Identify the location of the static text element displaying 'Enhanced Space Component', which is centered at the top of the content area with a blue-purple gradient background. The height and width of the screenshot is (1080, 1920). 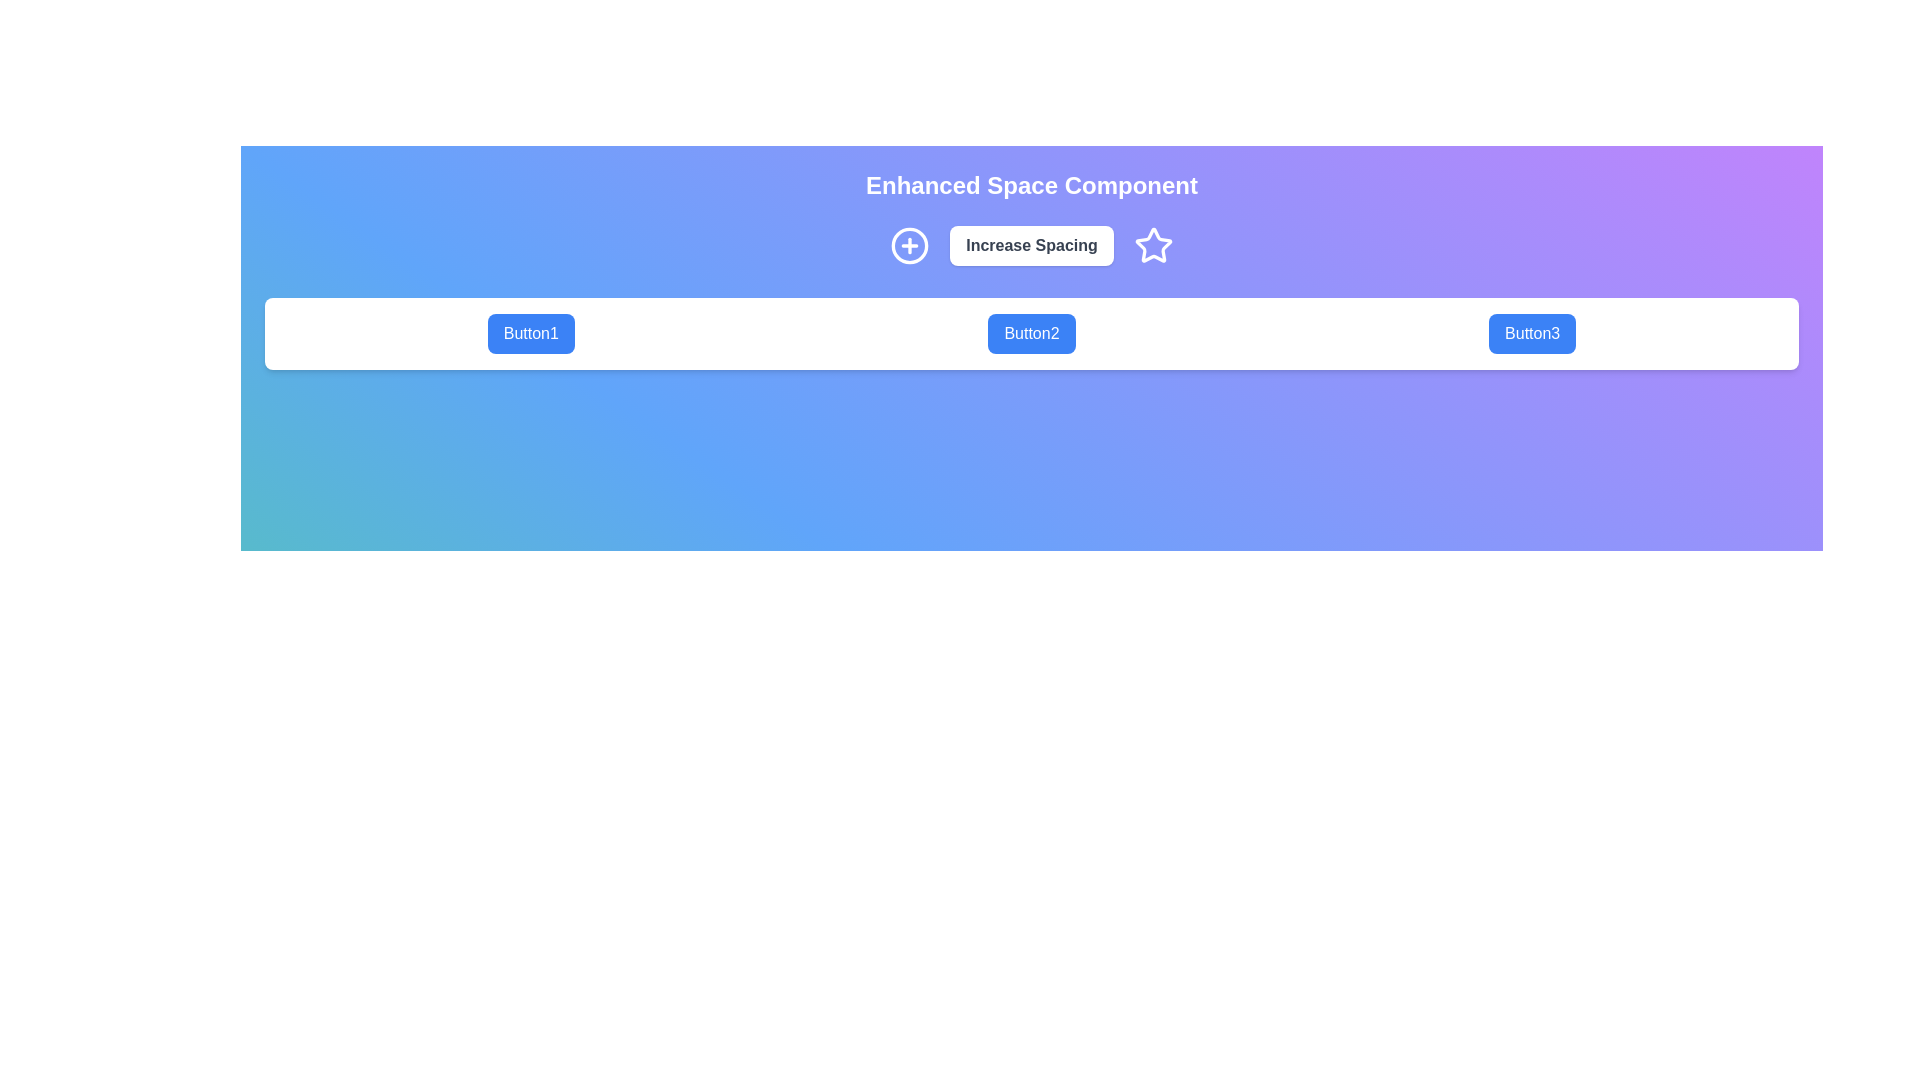
(1032, 185).